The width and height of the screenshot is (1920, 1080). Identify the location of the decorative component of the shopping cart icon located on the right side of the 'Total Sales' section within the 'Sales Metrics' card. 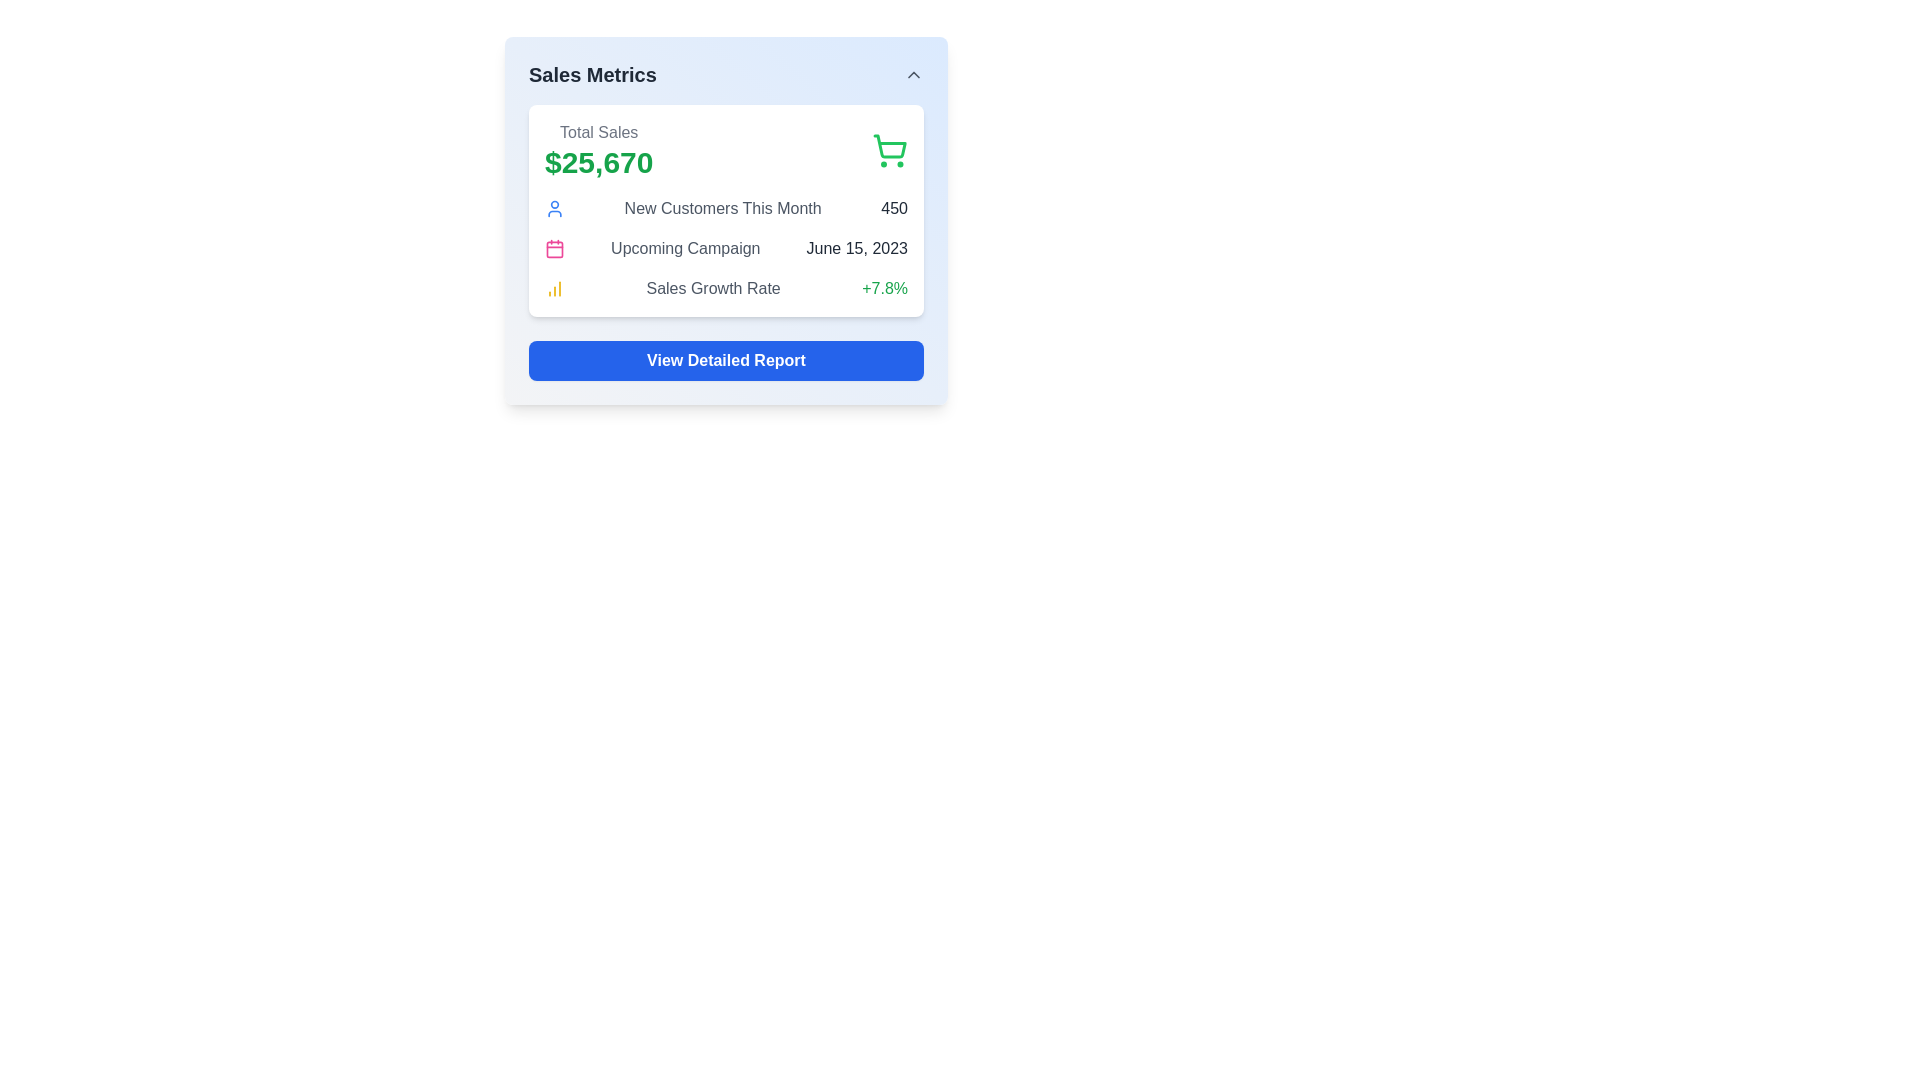
(889, 145).